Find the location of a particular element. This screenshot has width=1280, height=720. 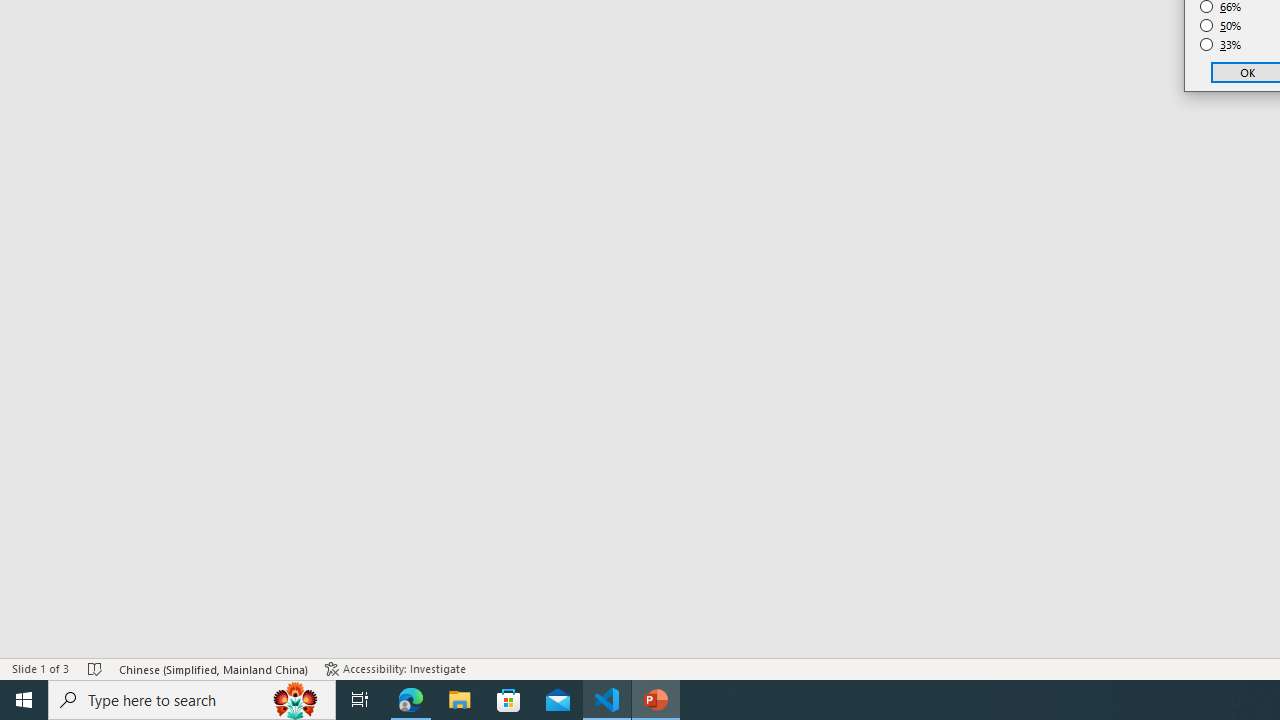

'Type here to search' is located at coordinates (192, 698).